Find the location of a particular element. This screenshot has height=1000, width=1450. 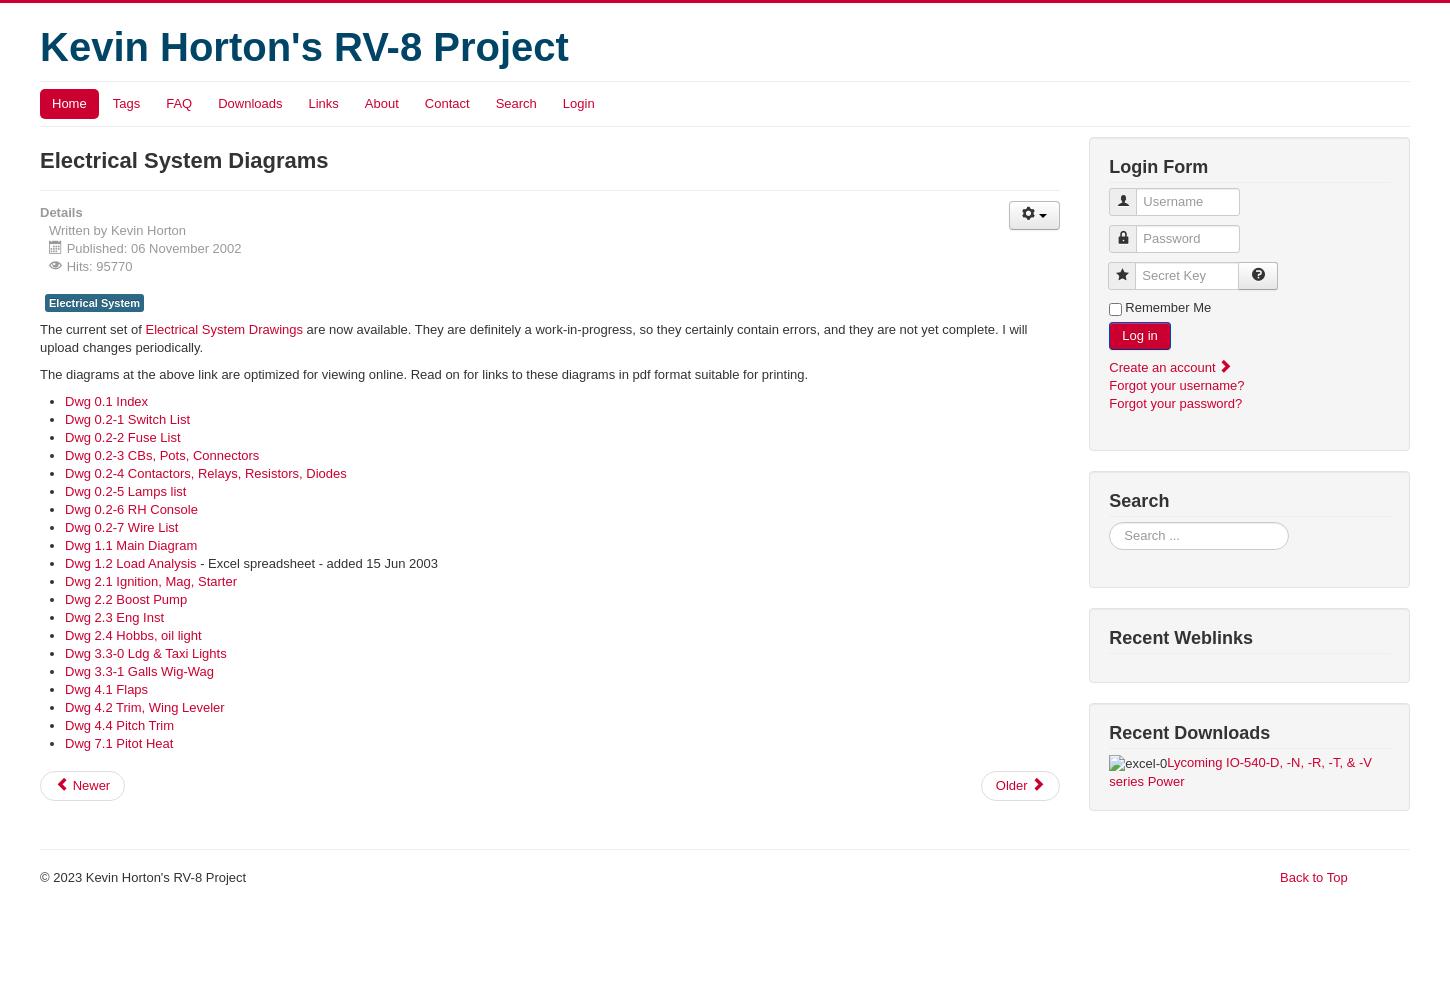

'Remember Me' is located at coordinates (1166, 307).